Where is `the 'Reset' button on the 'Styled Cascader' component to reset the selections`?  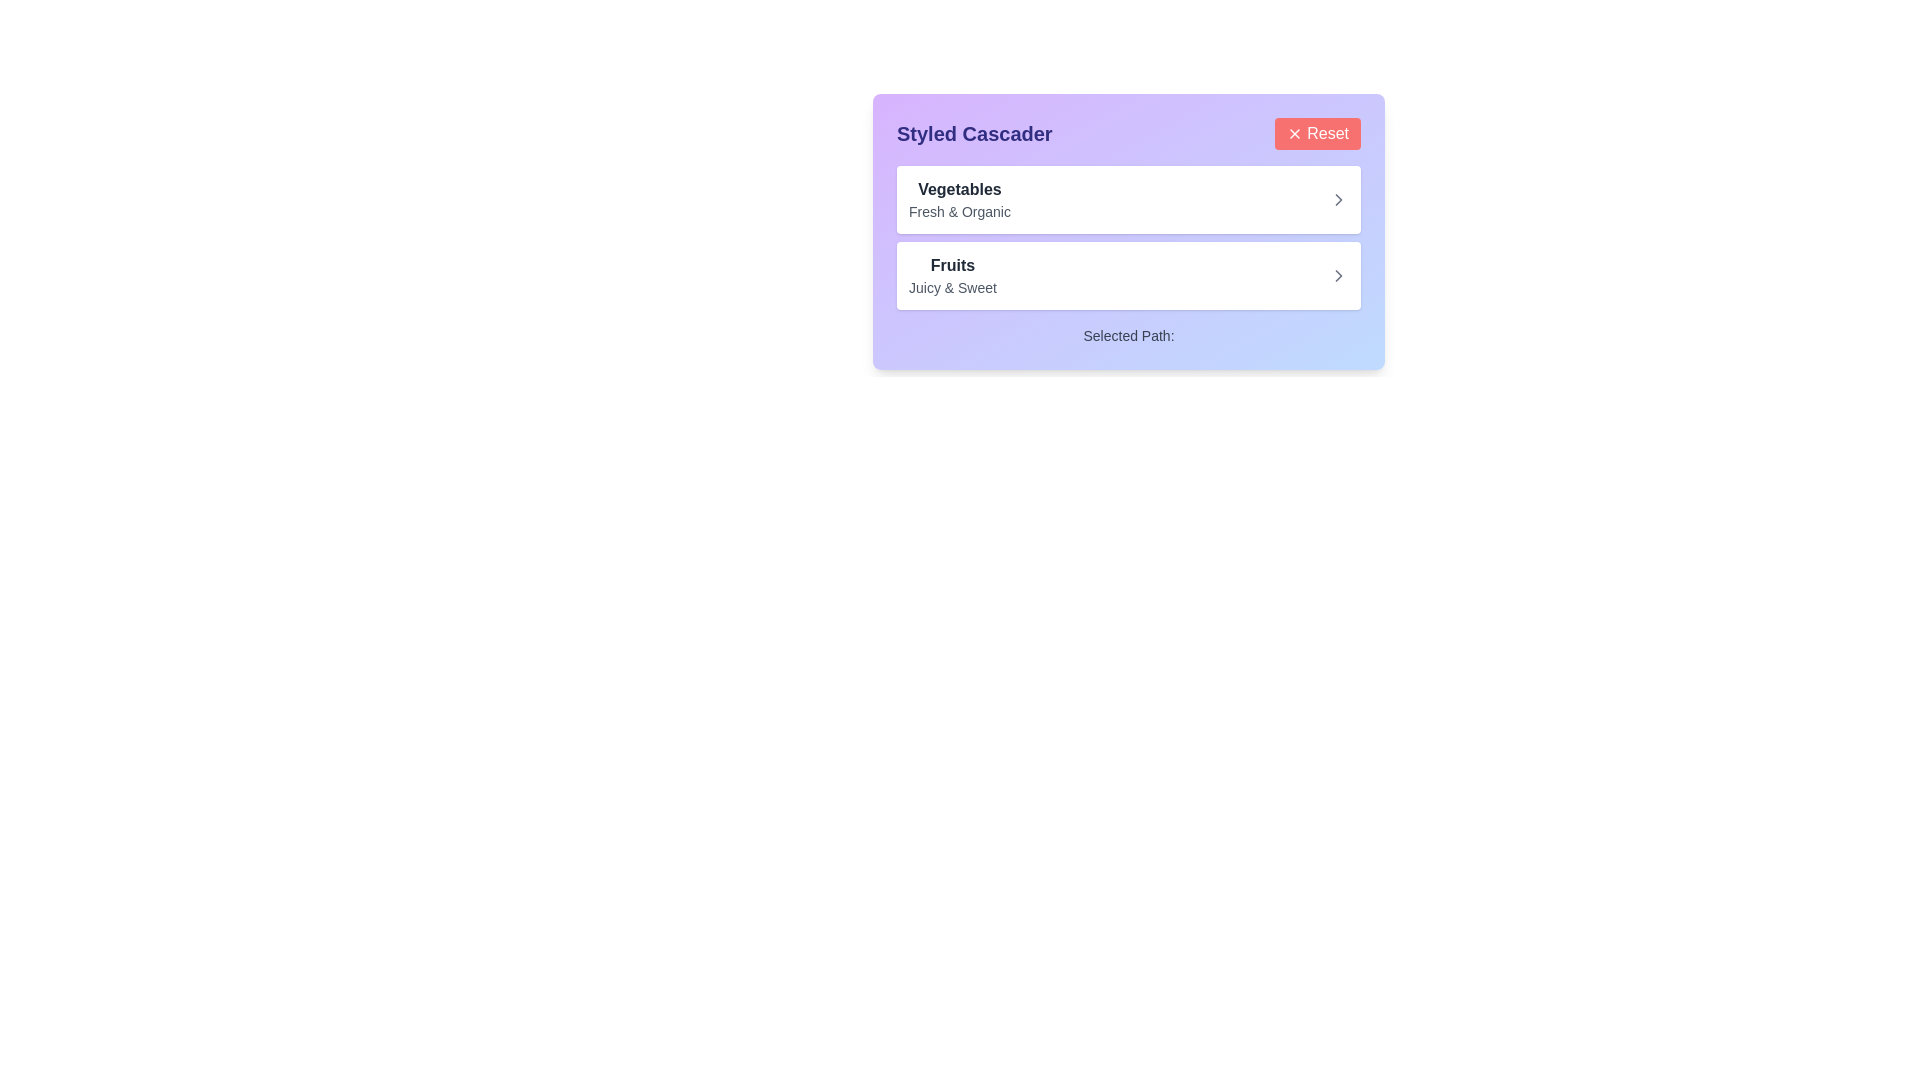
the 'Reset' button on the 'Styled Cascader' component to reset the selections is located at coordinates (1128, 134).